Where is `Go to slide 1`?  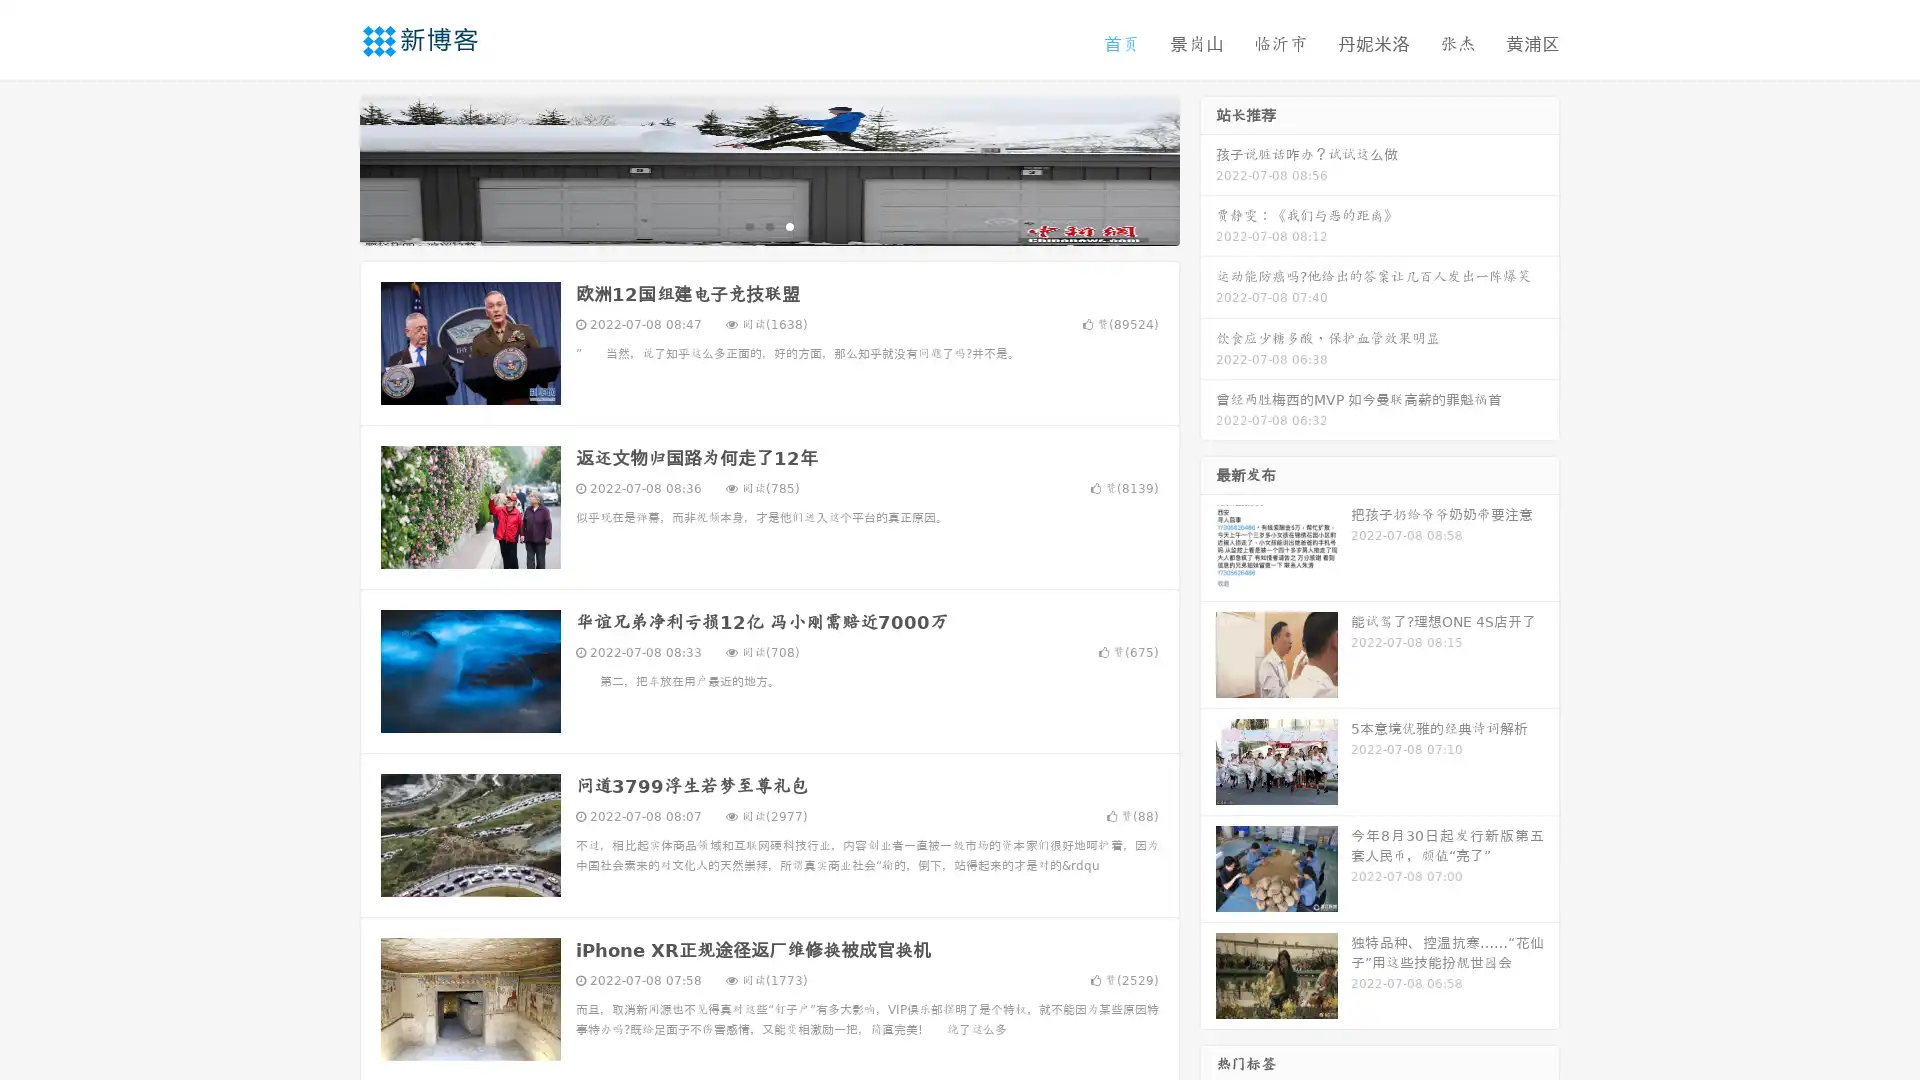 Go to slide 1 is located at coordinates (748, 225).